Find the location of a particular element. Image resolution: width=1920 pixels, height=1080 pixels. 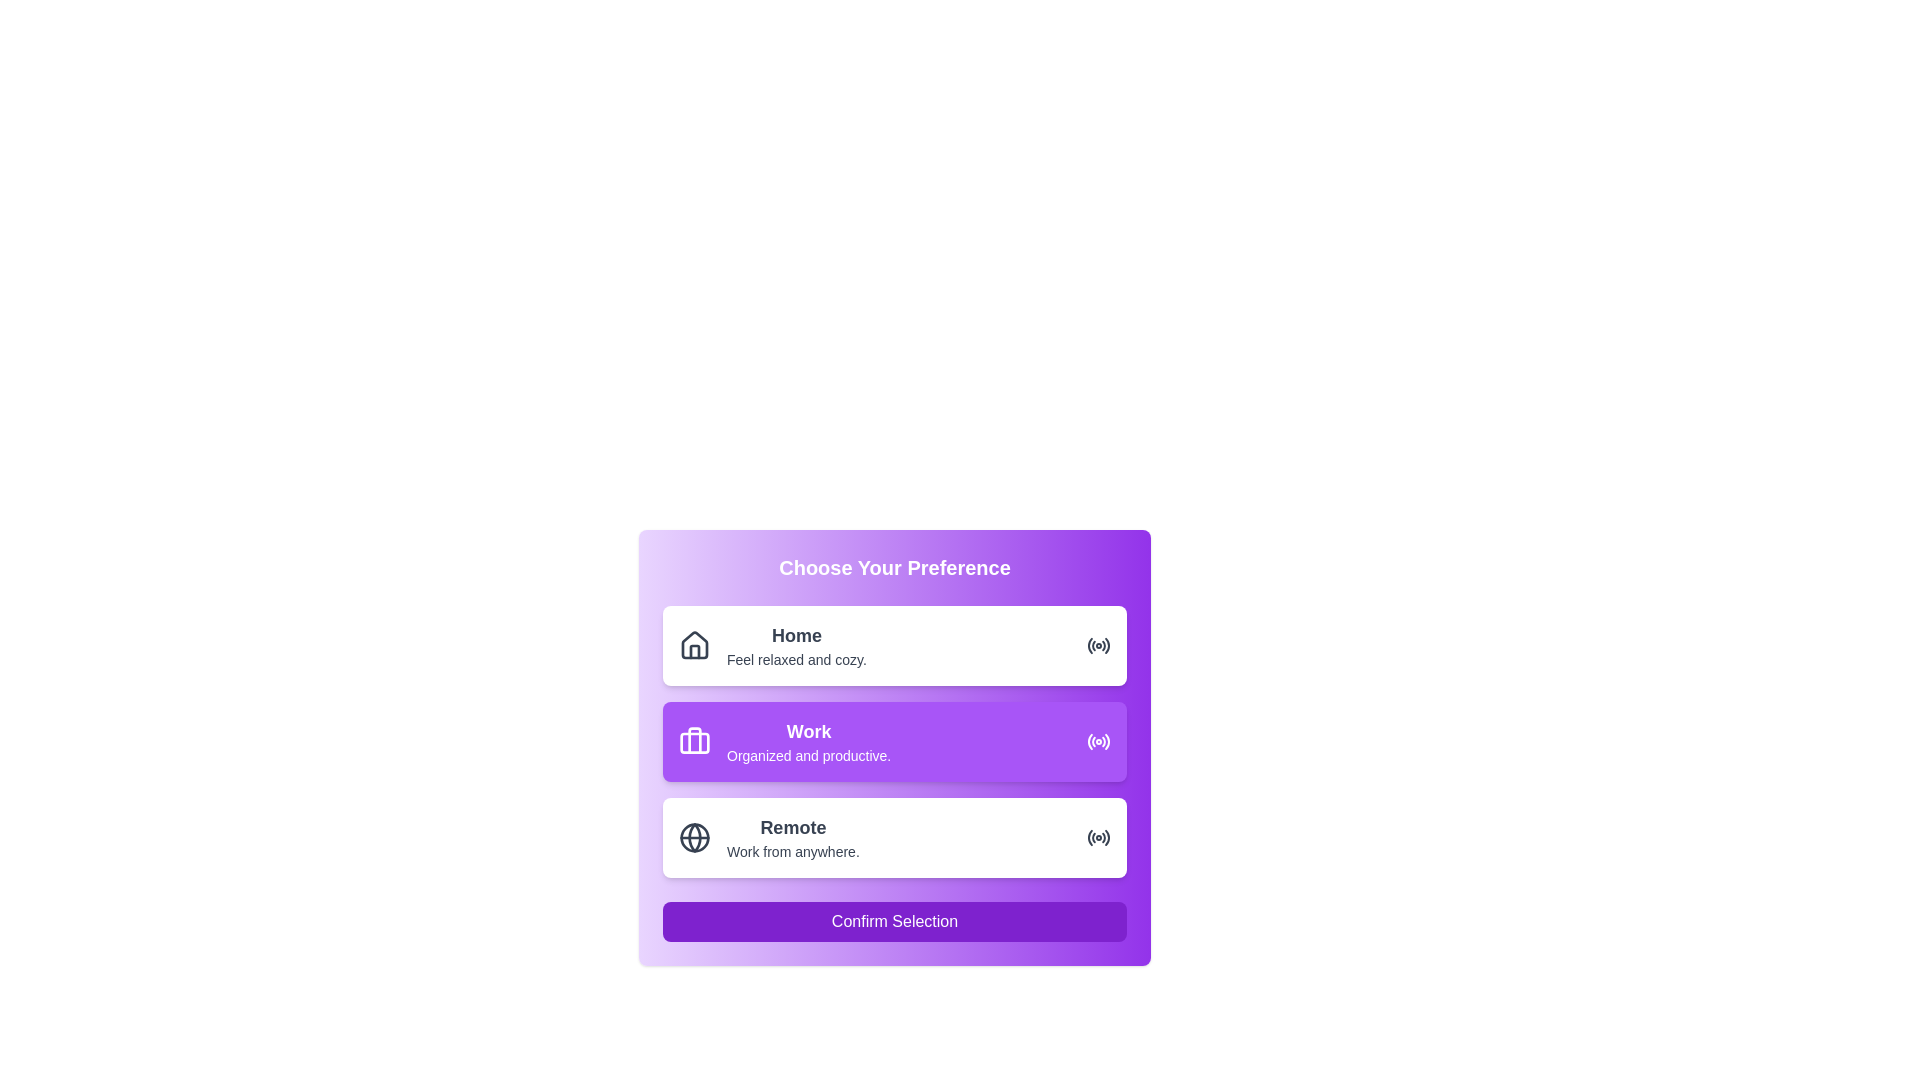

the content of the descriptive text element indicating the preference for 'Work', which is the second item in a vertical stack of options labeled 'Home' and 'Remote' is located at coordinates (809, 741).